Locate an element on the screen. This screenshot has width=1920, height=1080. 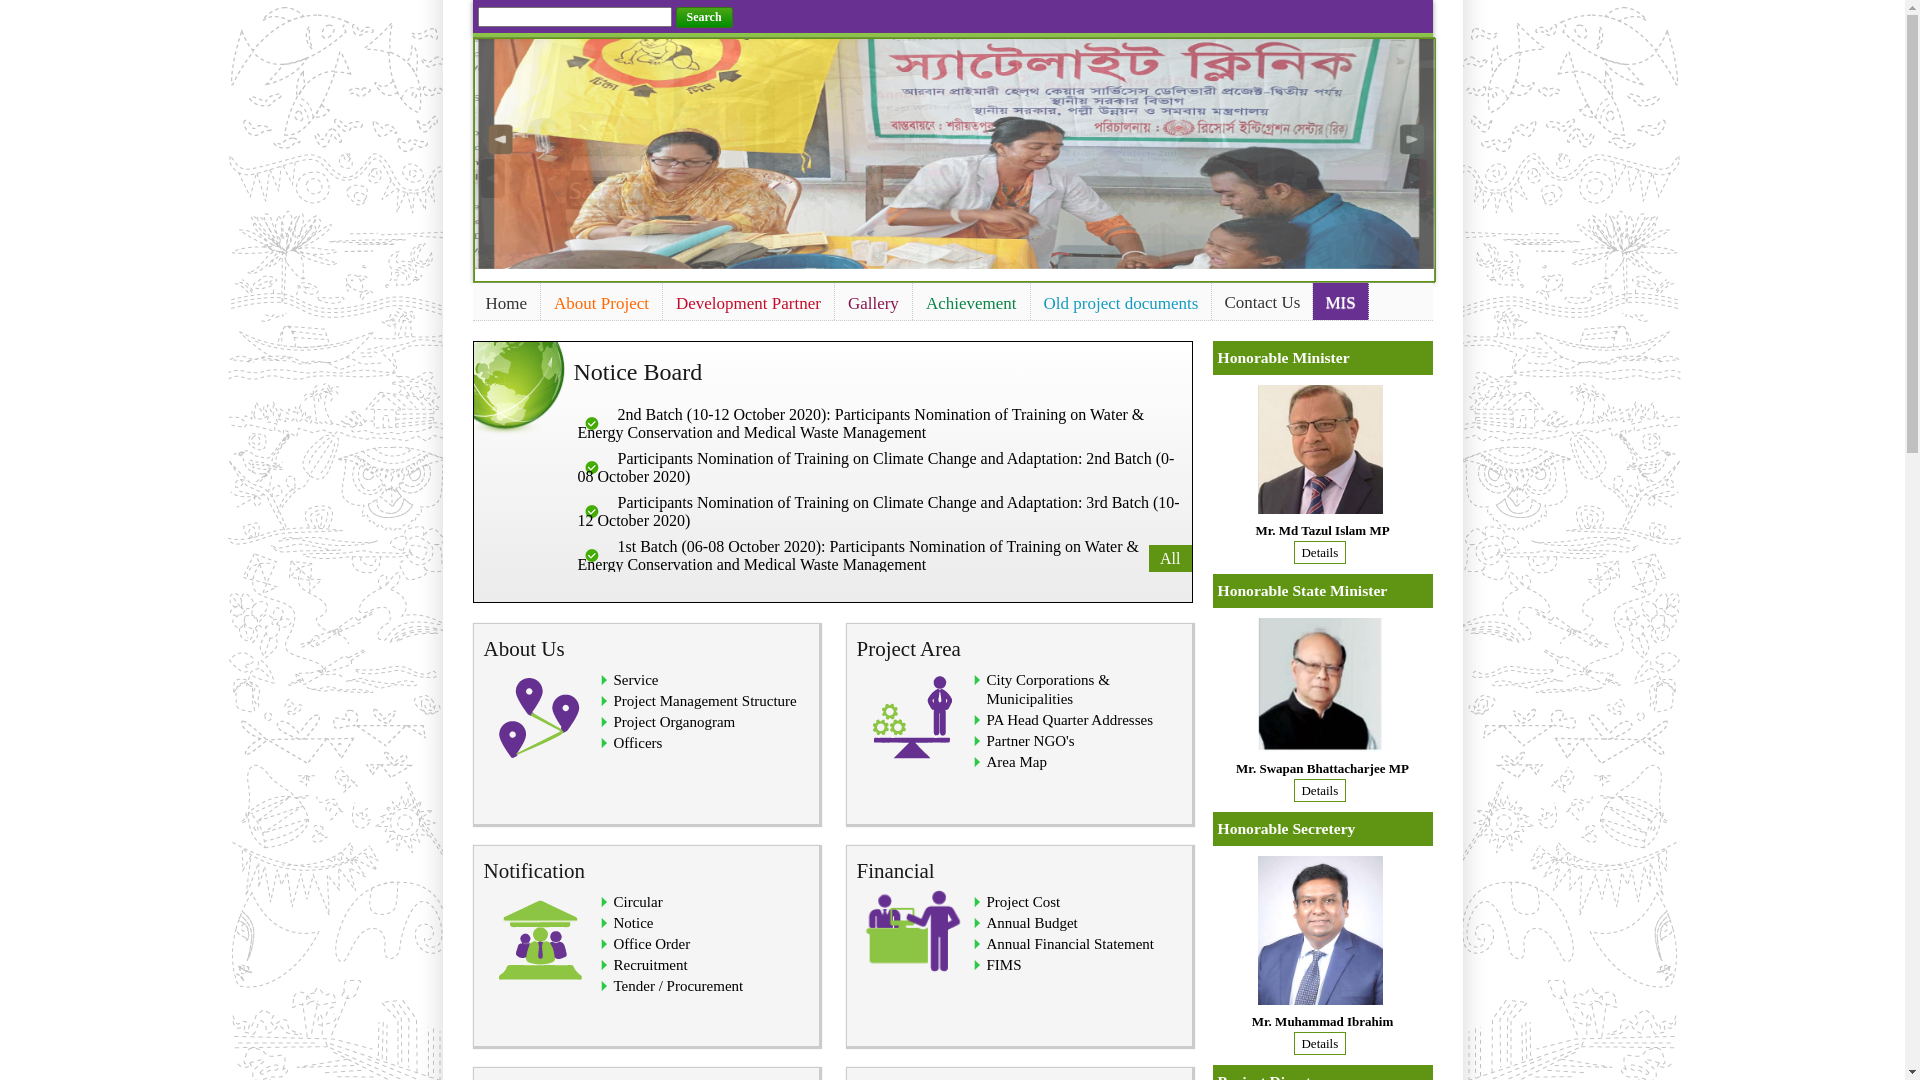
'Old project documents' is located at coordinates (1121, 304).